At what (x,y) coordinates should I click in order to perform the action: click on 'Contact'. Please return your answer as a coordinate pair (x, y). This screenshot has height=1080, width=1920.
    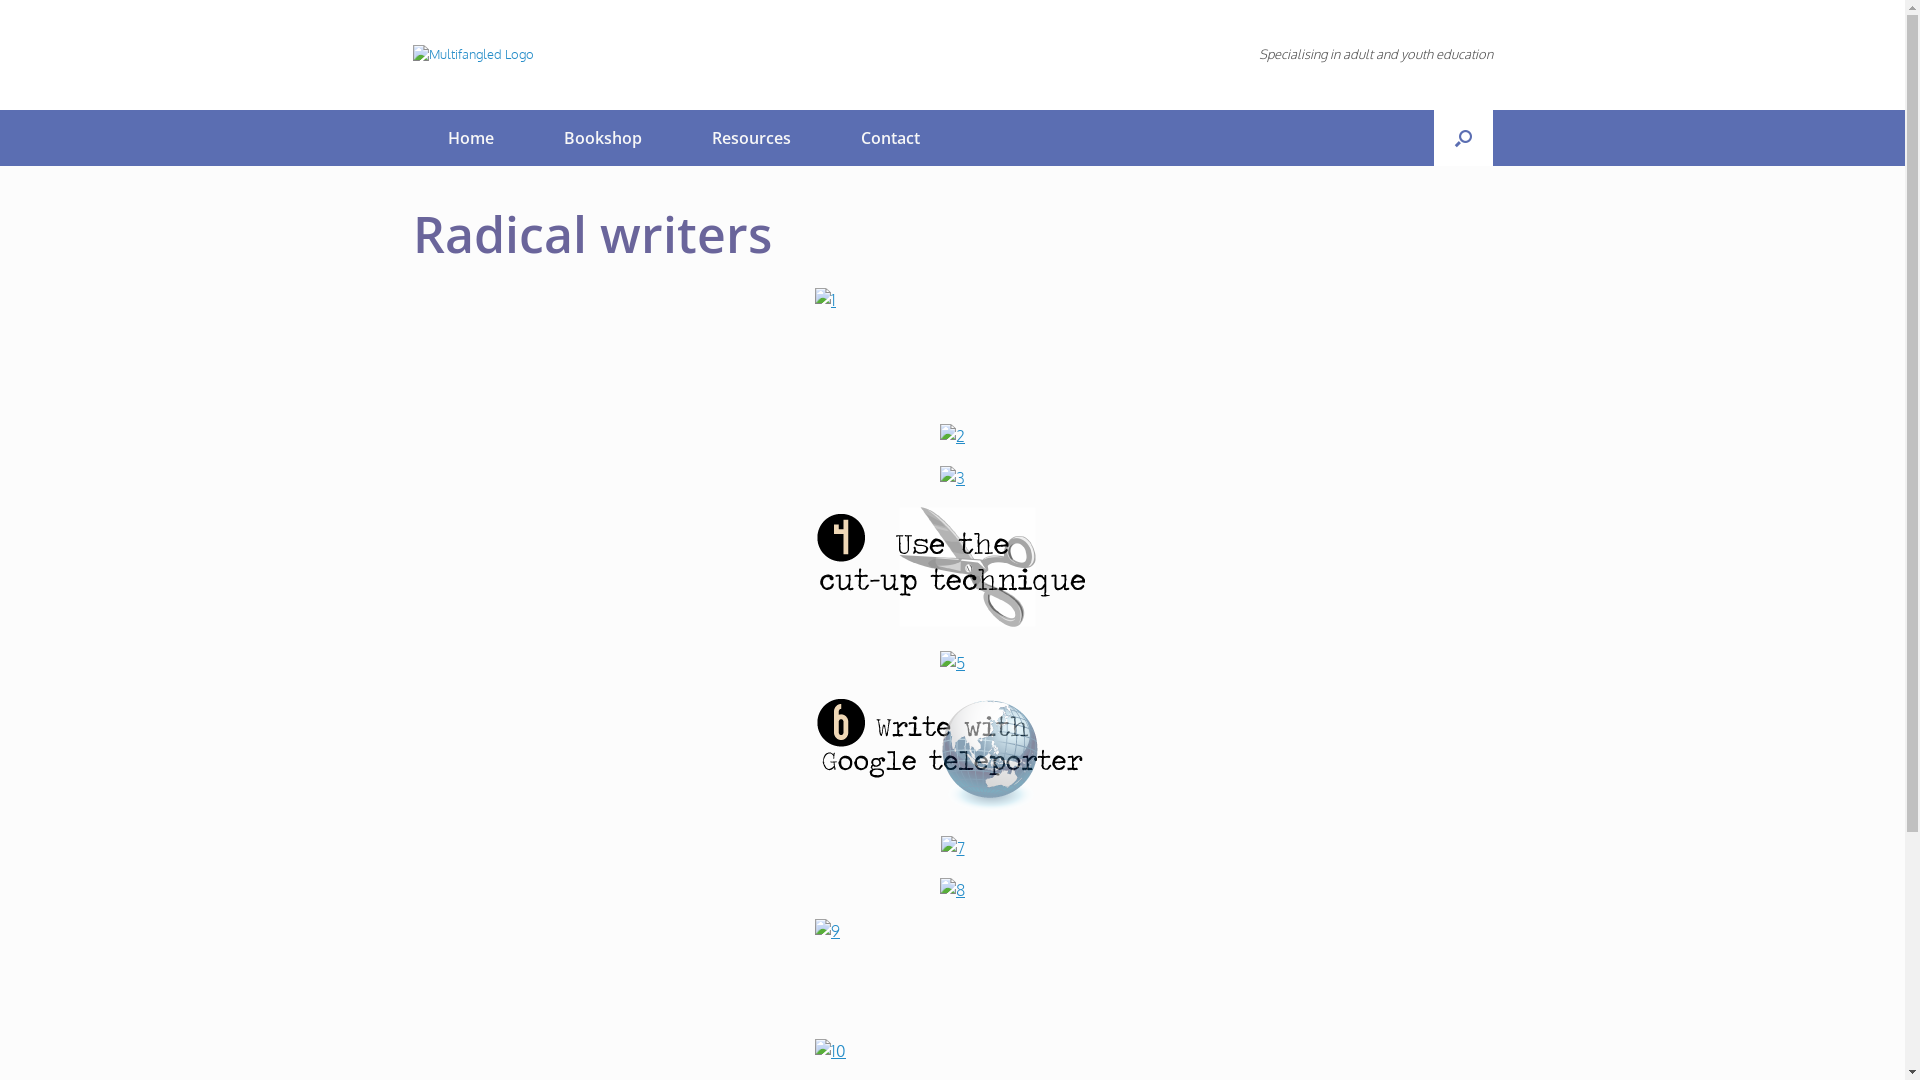
    Looking at the image, I should click on (889, 137).